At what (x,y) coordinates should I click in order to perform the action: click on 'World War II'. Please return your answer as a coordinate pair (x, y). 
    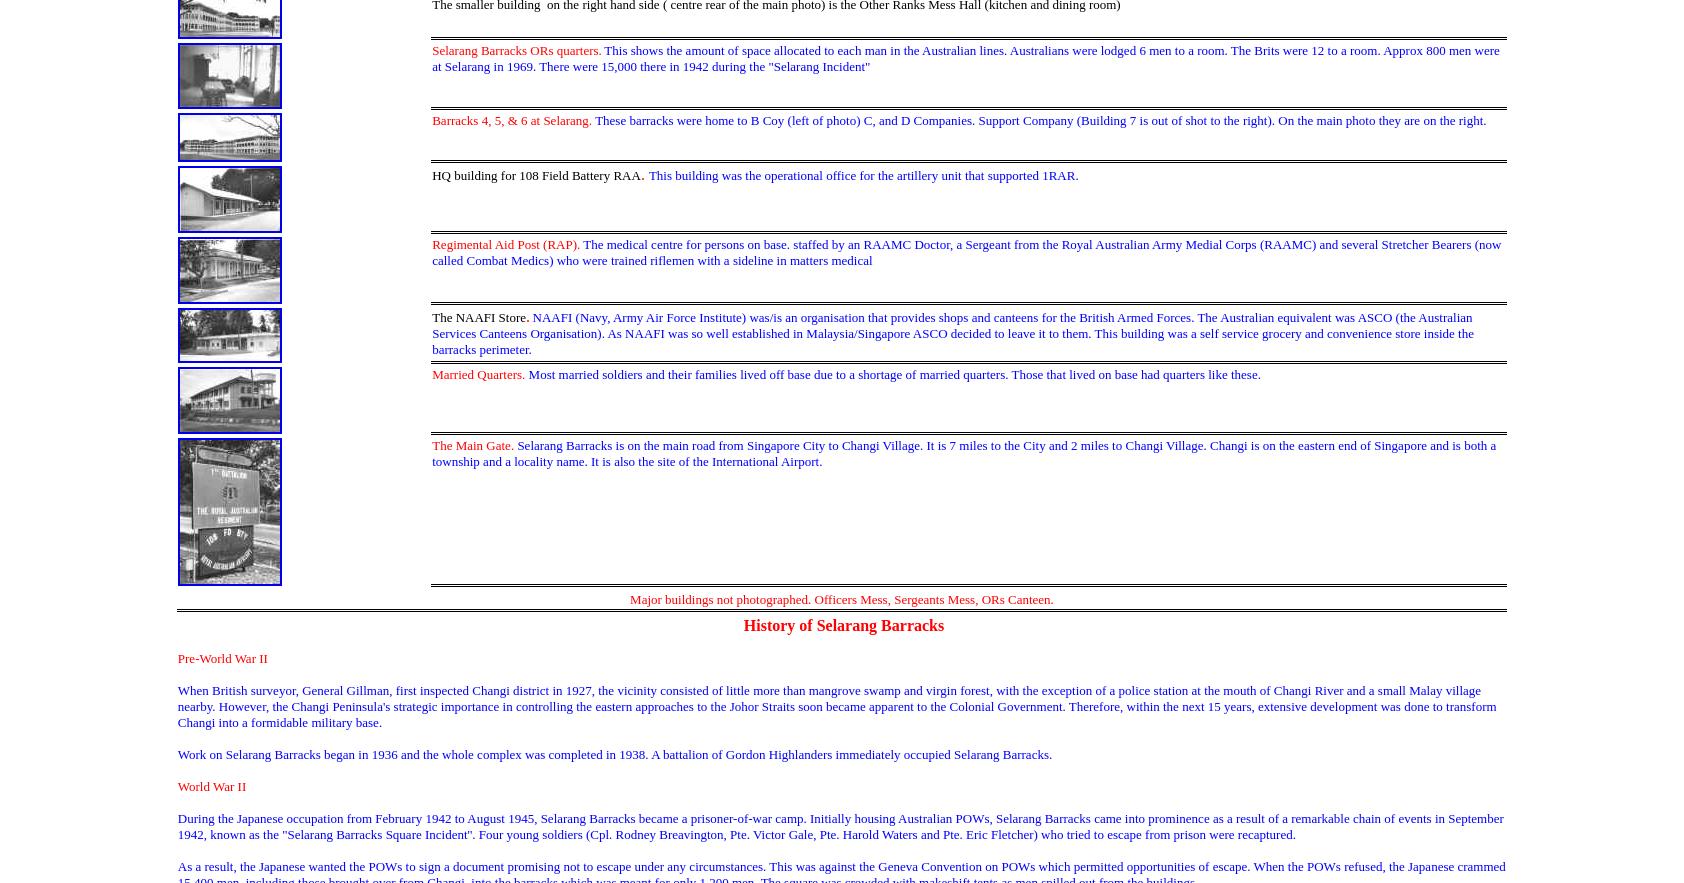
    Looking at the image, I should click on (210, 785).